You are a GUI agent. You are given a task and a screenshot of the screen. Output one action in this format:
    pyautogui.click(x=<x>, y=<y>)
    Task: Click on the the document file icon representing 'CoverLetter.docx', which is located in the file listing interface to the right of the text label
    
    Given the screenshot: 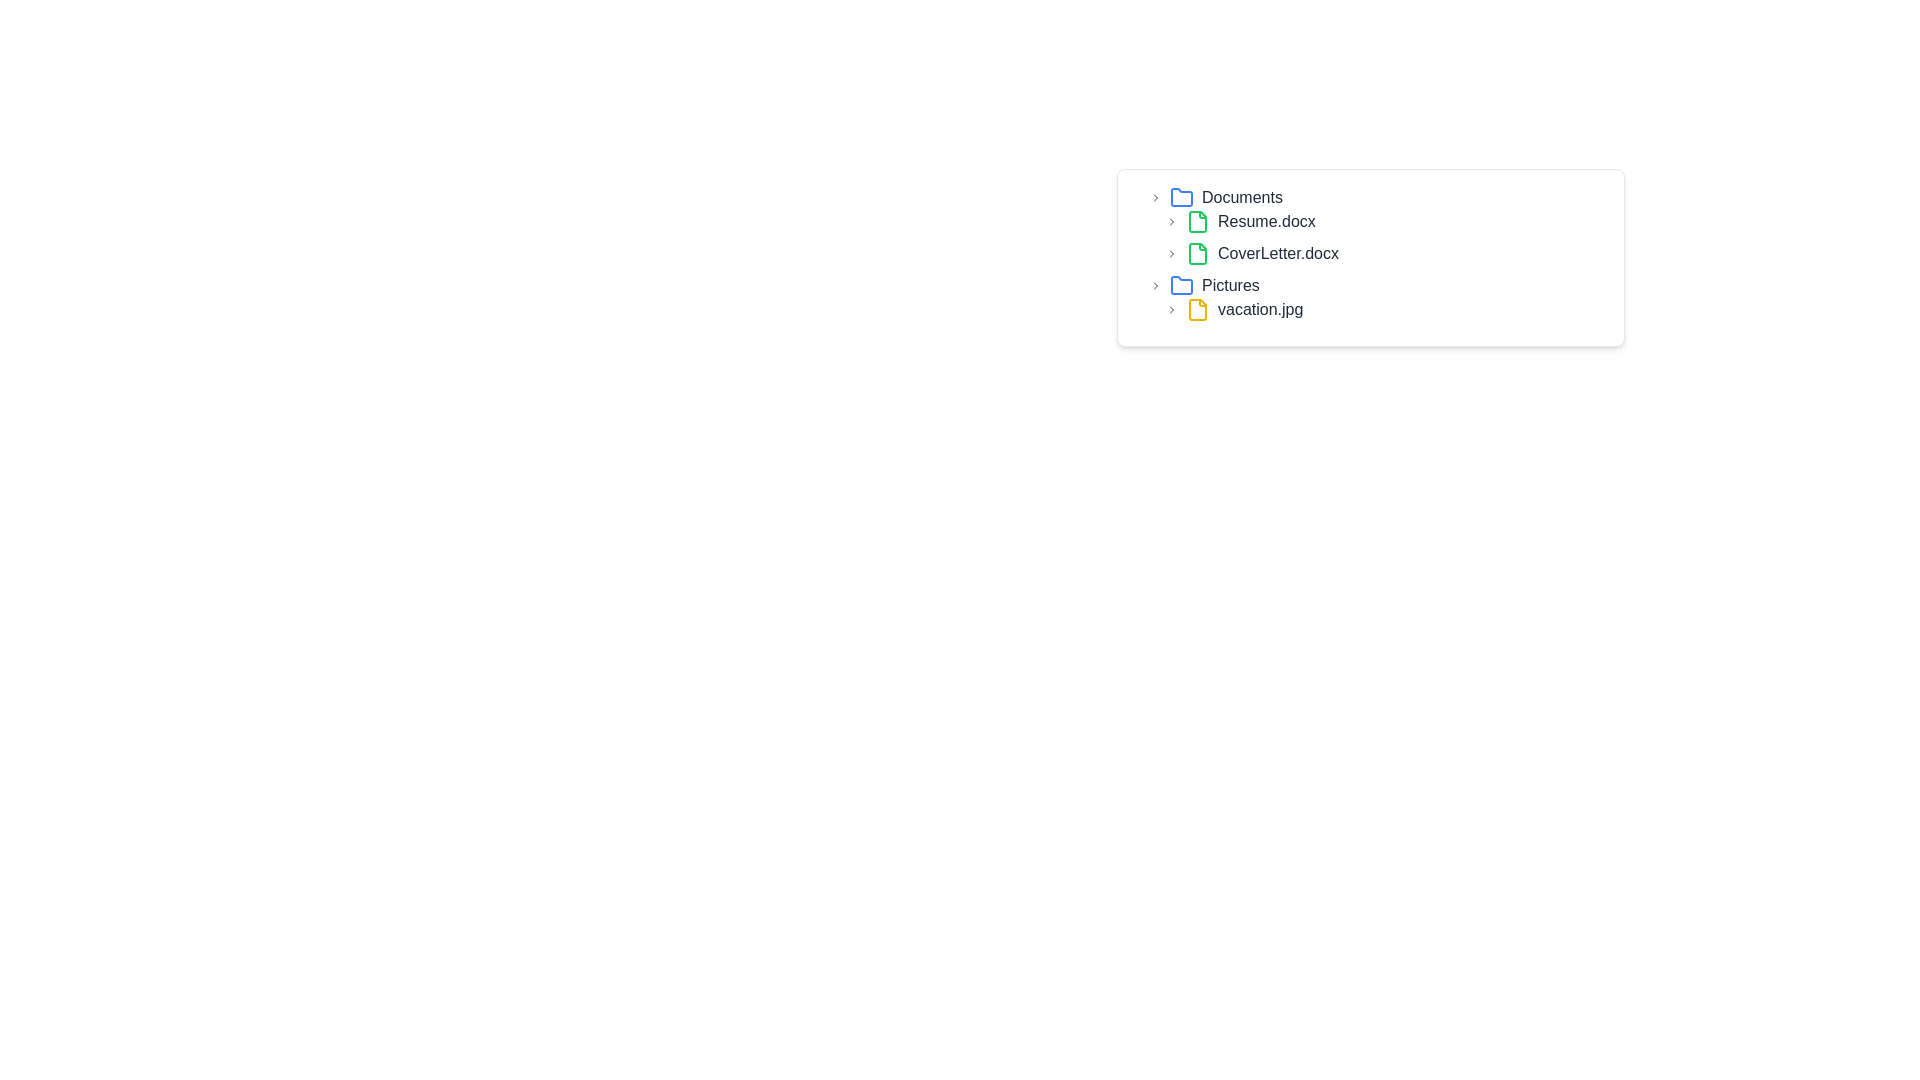 What is the action you would take?
    pyautogui.click(x=1198, y=253)
    